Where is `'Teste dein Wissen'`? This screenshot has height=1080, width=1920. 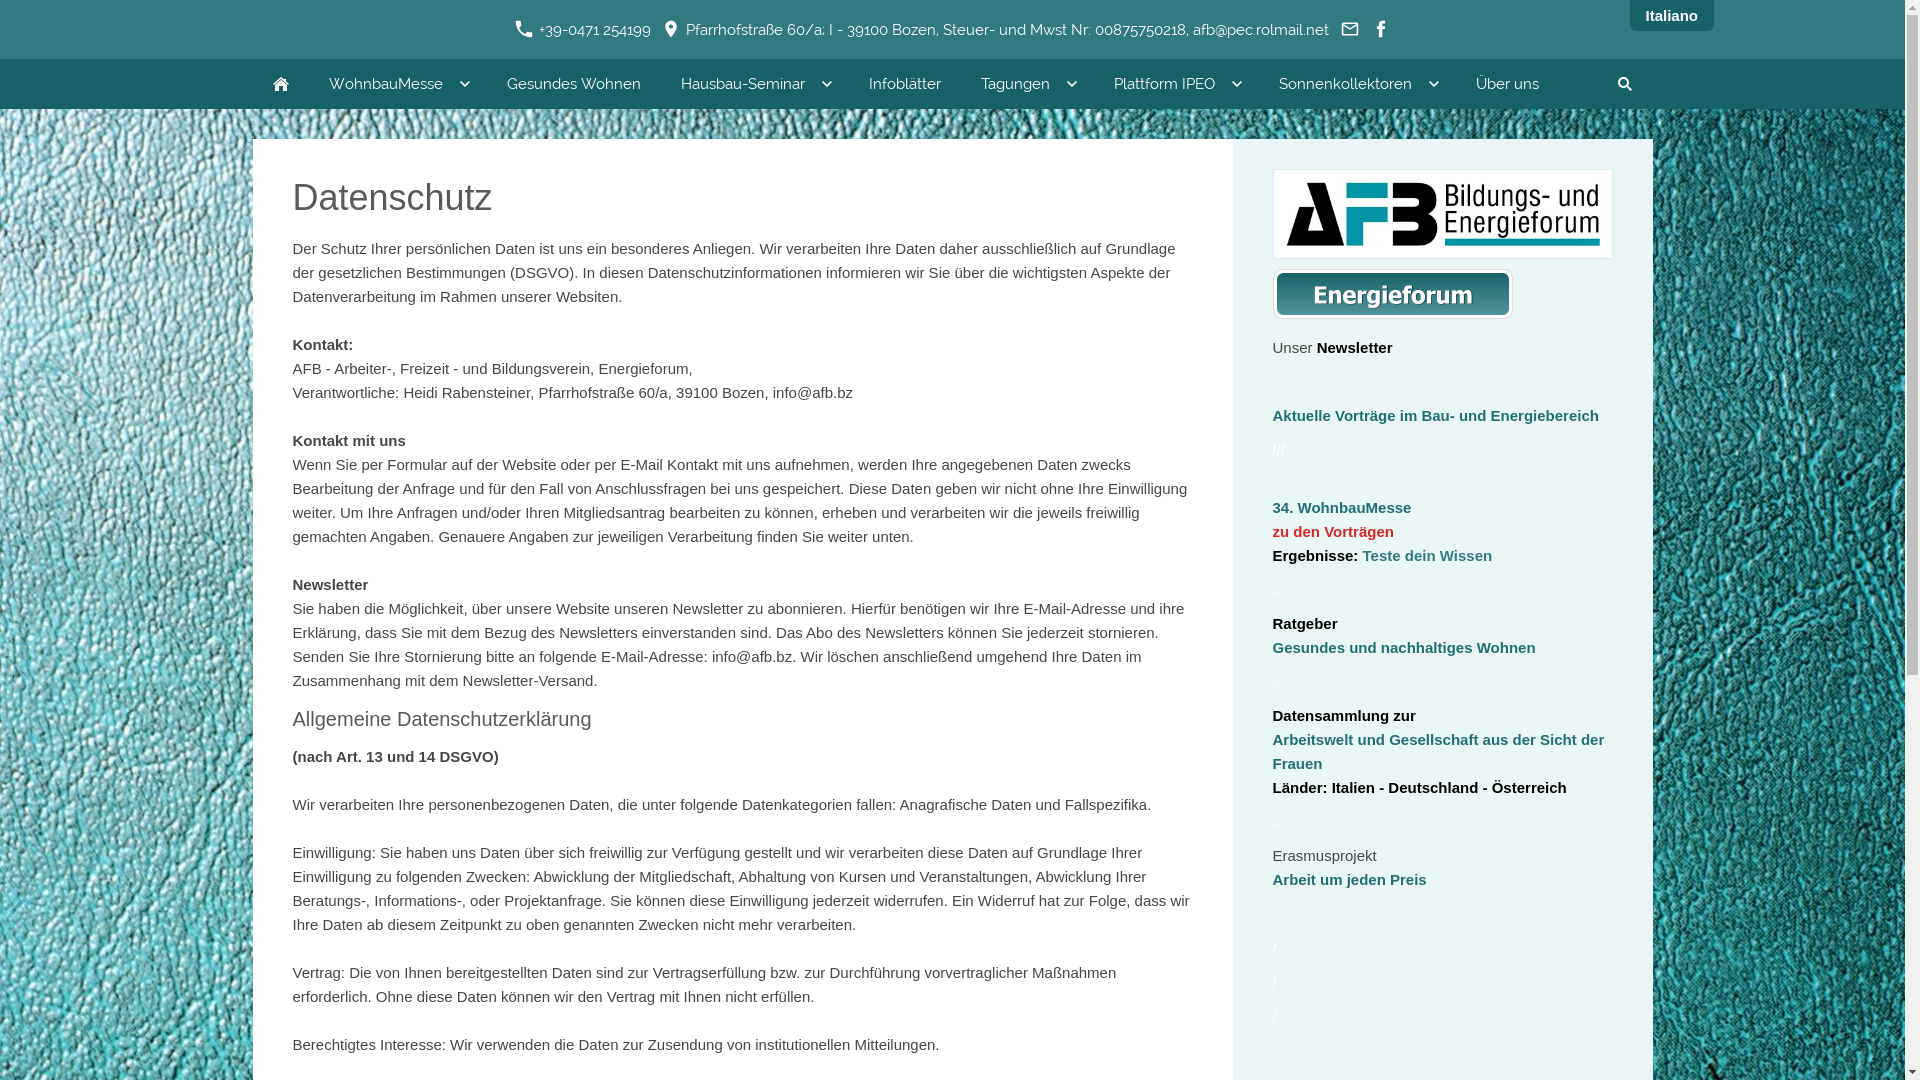
'Teste dein Wissen' is located at coordinates (1426, 555).